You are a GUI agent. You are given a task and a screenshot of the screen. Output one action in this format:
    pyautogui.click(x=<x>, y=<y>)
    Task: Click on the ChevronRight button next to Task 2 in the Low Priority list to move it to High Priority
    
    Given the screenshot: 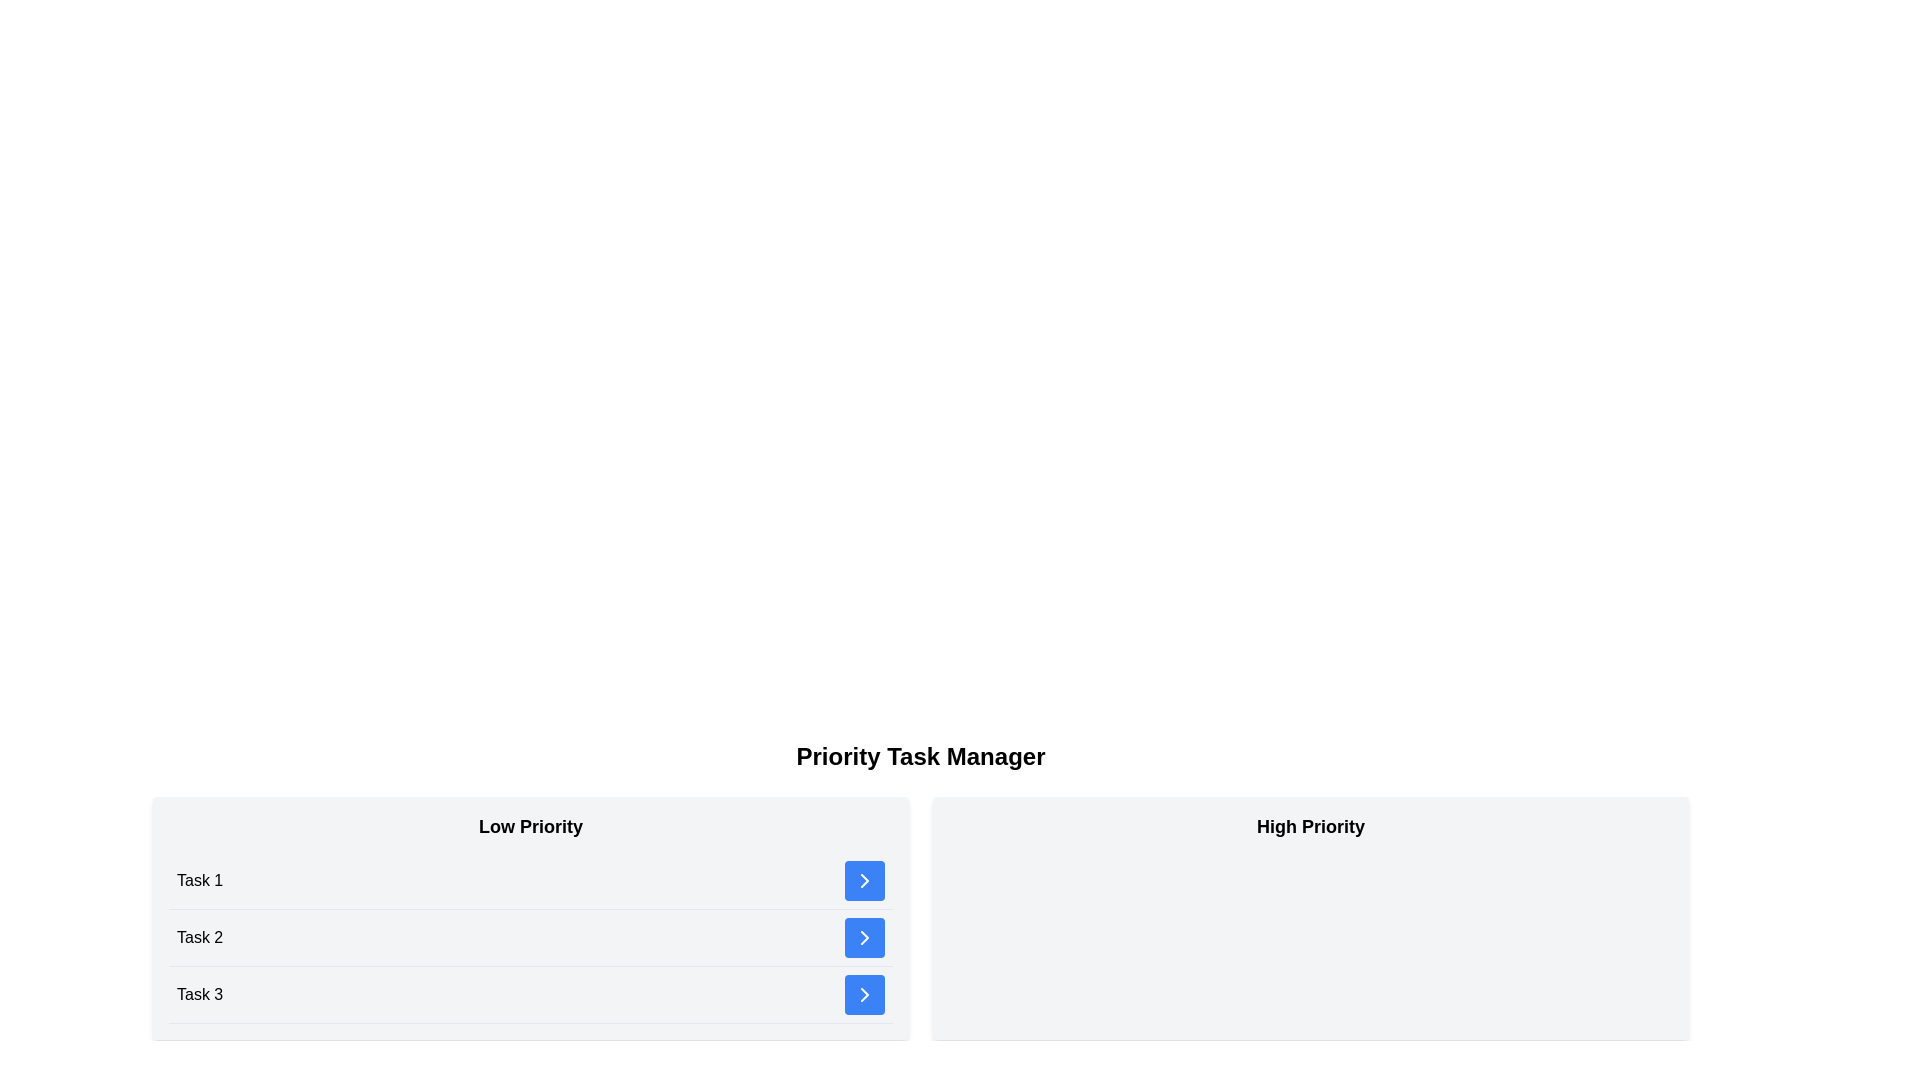 What is the action you would take?
    pyautogui.click(x=864, y=937)
    